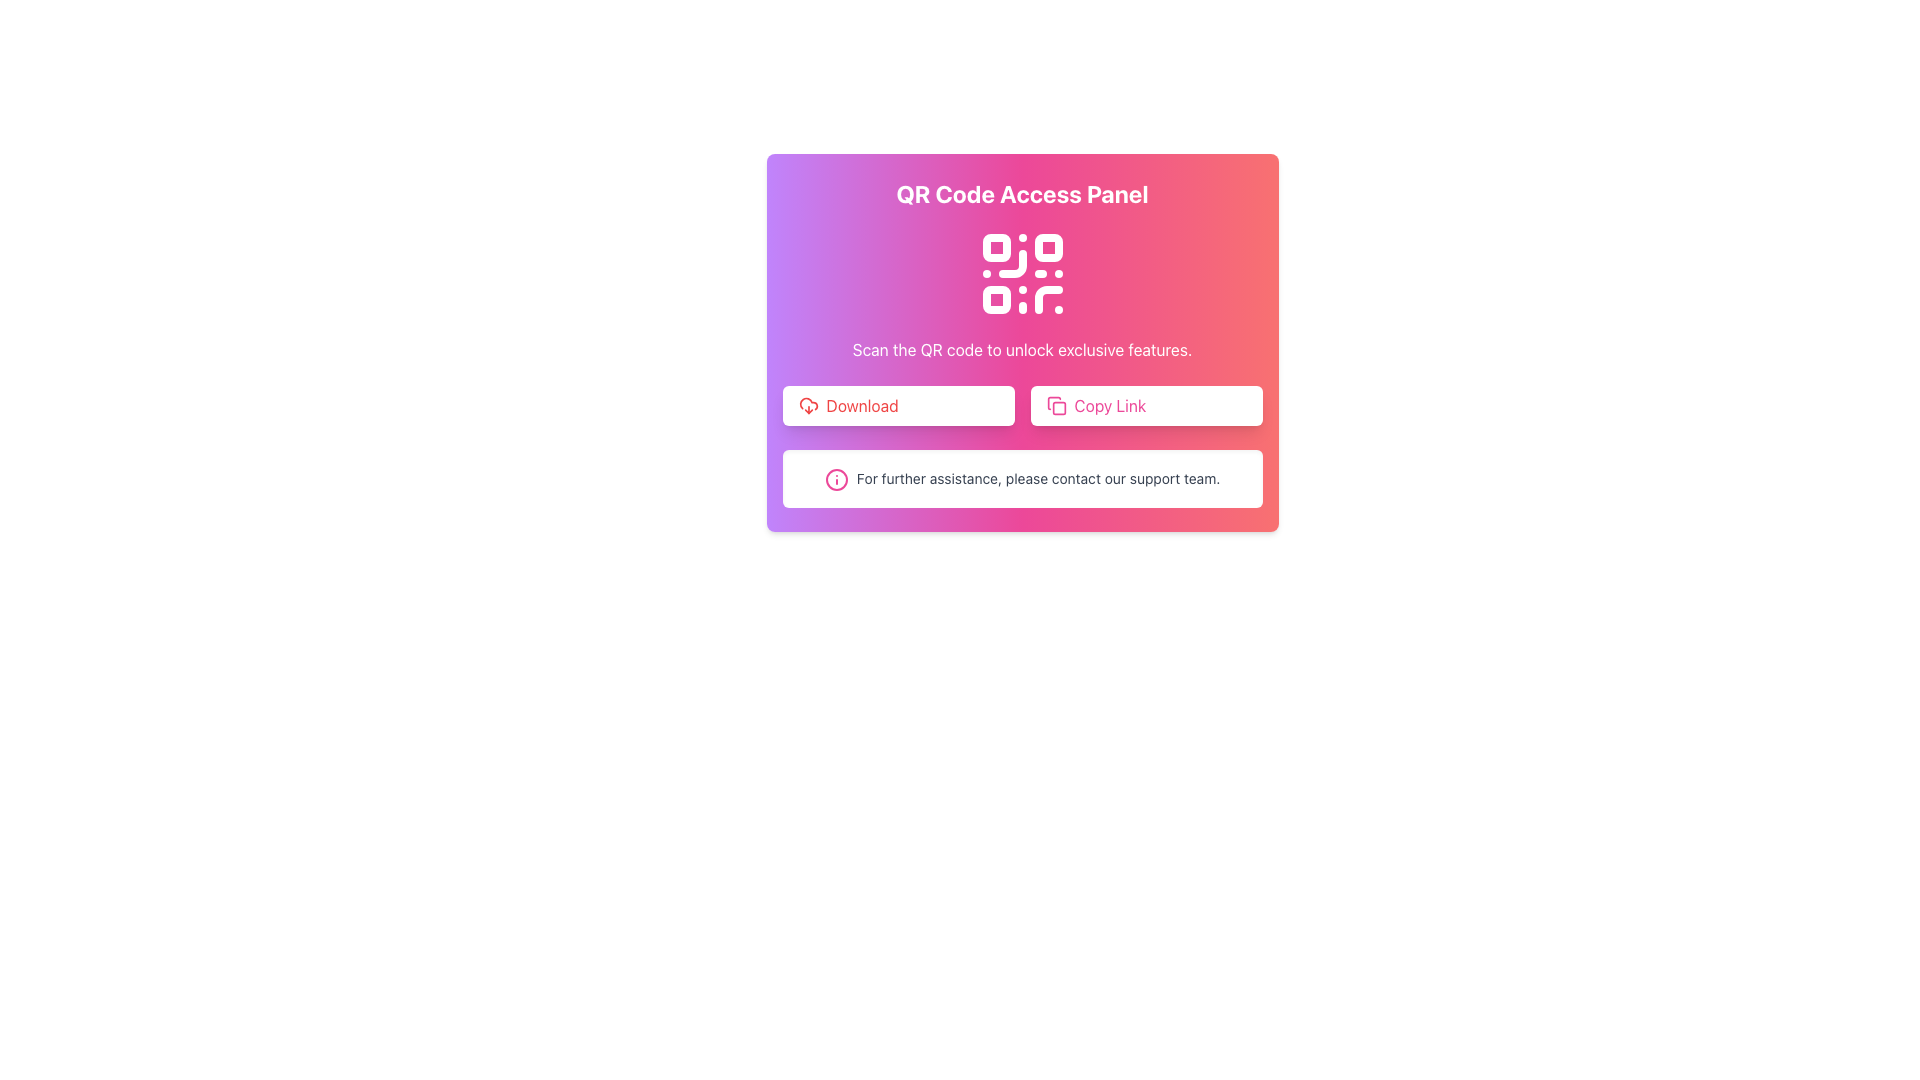  I want to click on the Decorative section featuring a QR code icon and the text 'Scan the QR code to unlock exclusive features.', so click(1022, 293).